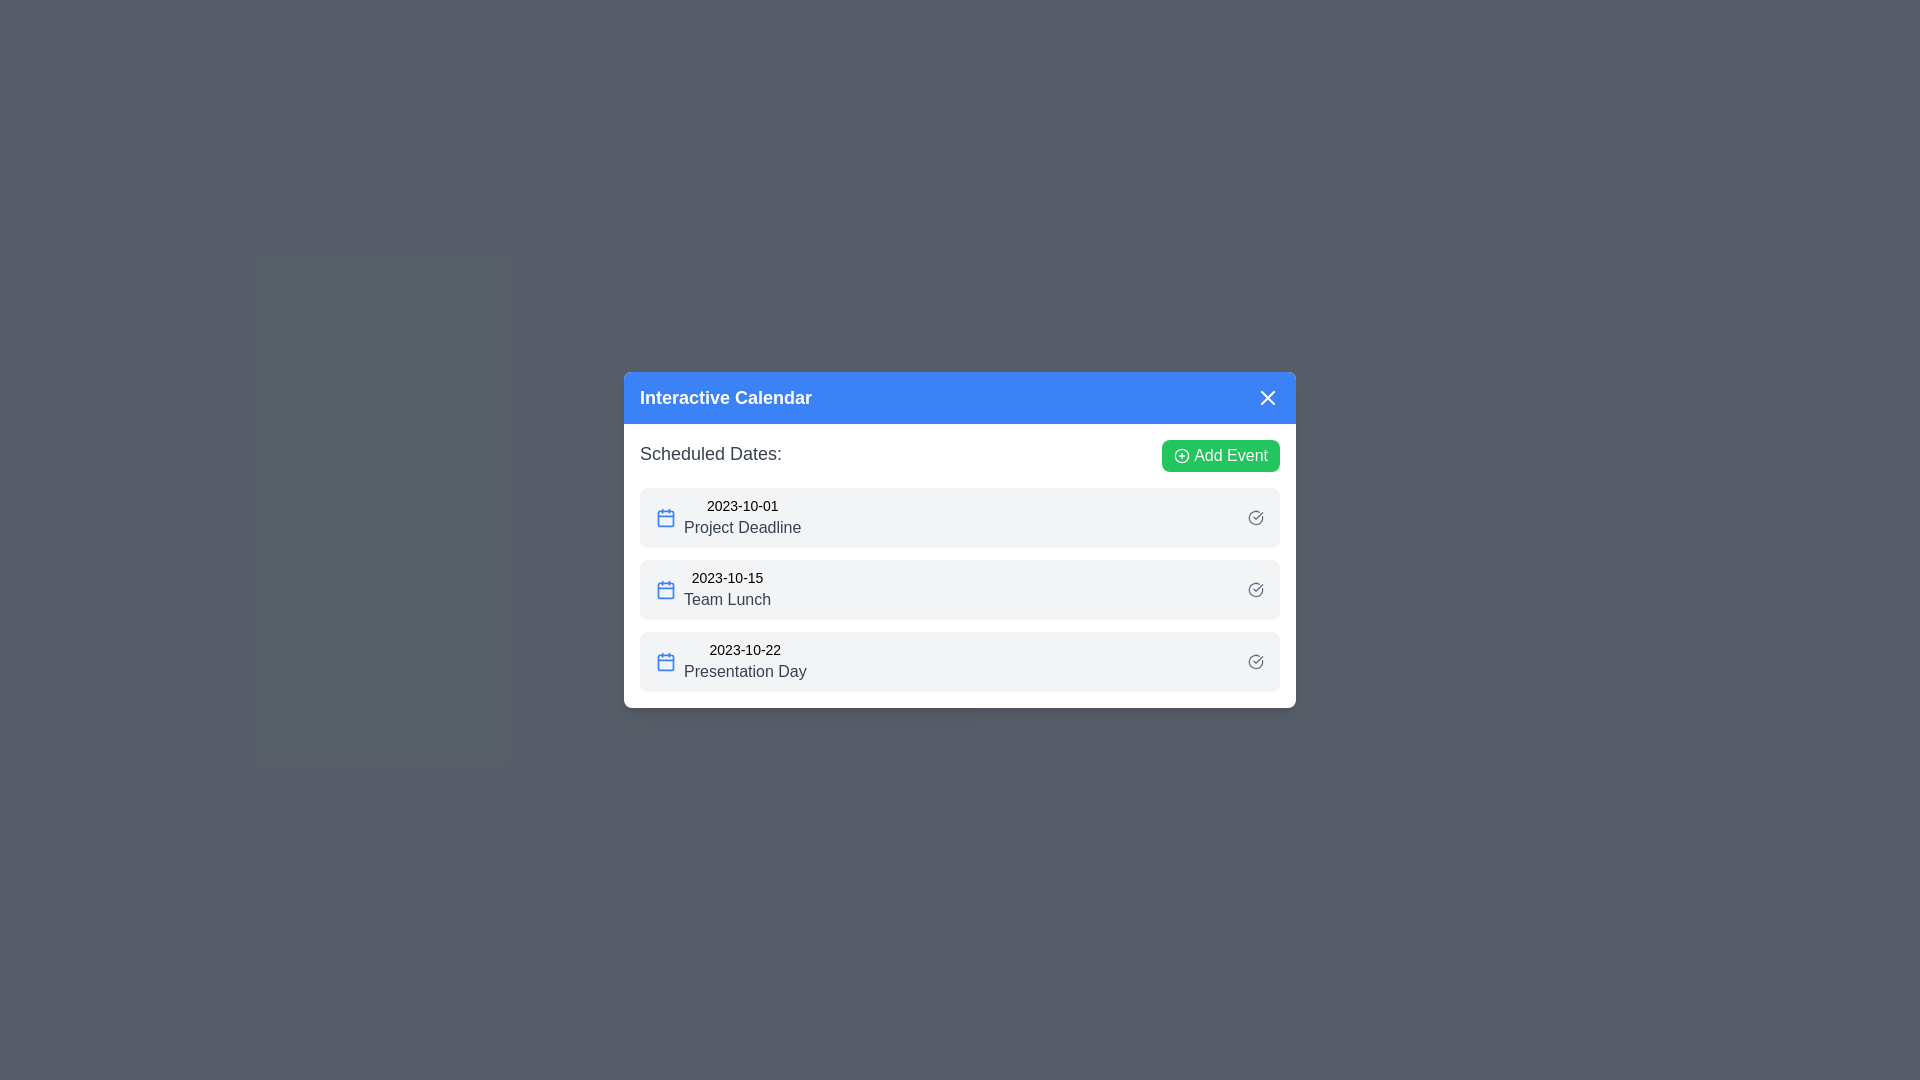  Describe the element at coordinates (1266, 397) in the screenshot. I see `the 'X' button in the header to close the dialog` at that location.